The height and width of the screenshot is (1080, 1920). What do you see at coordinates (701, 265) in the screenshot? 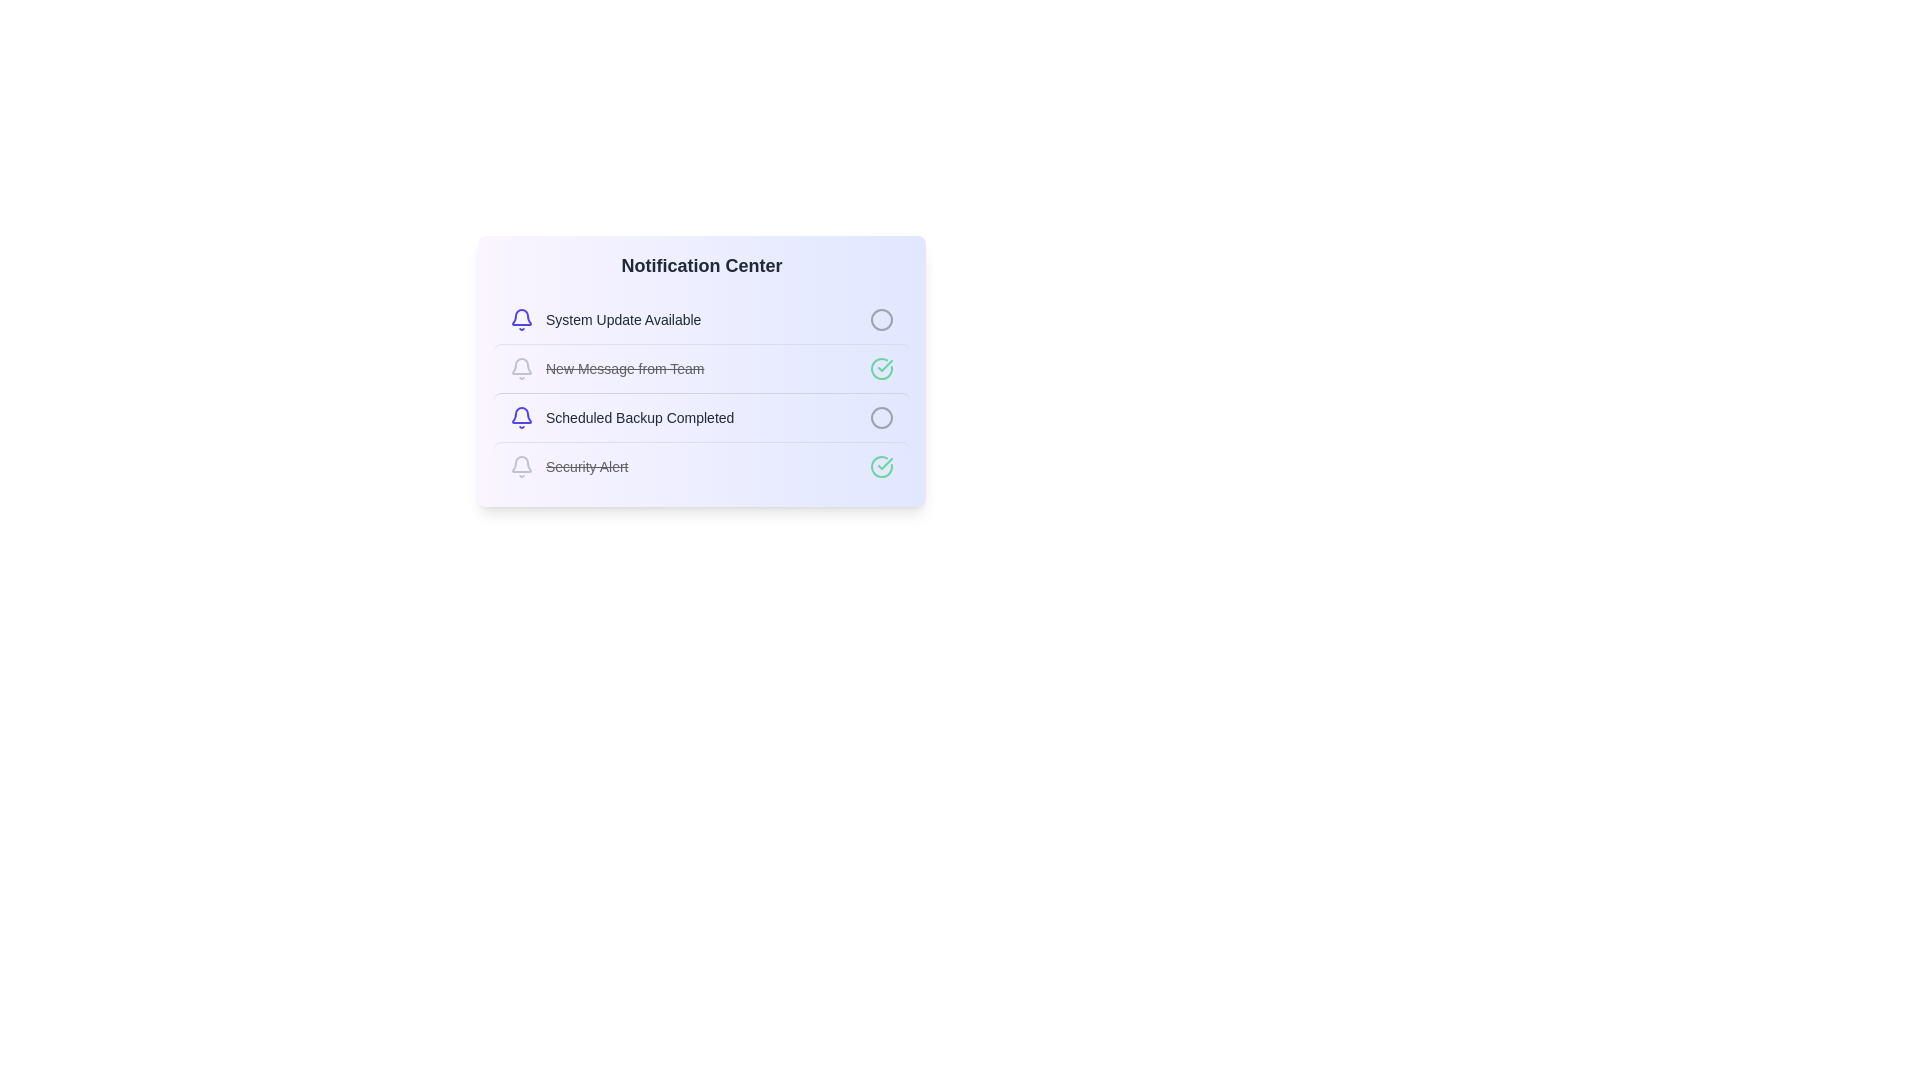
I see `the Notification Center title` at bounding box center [701, 265].